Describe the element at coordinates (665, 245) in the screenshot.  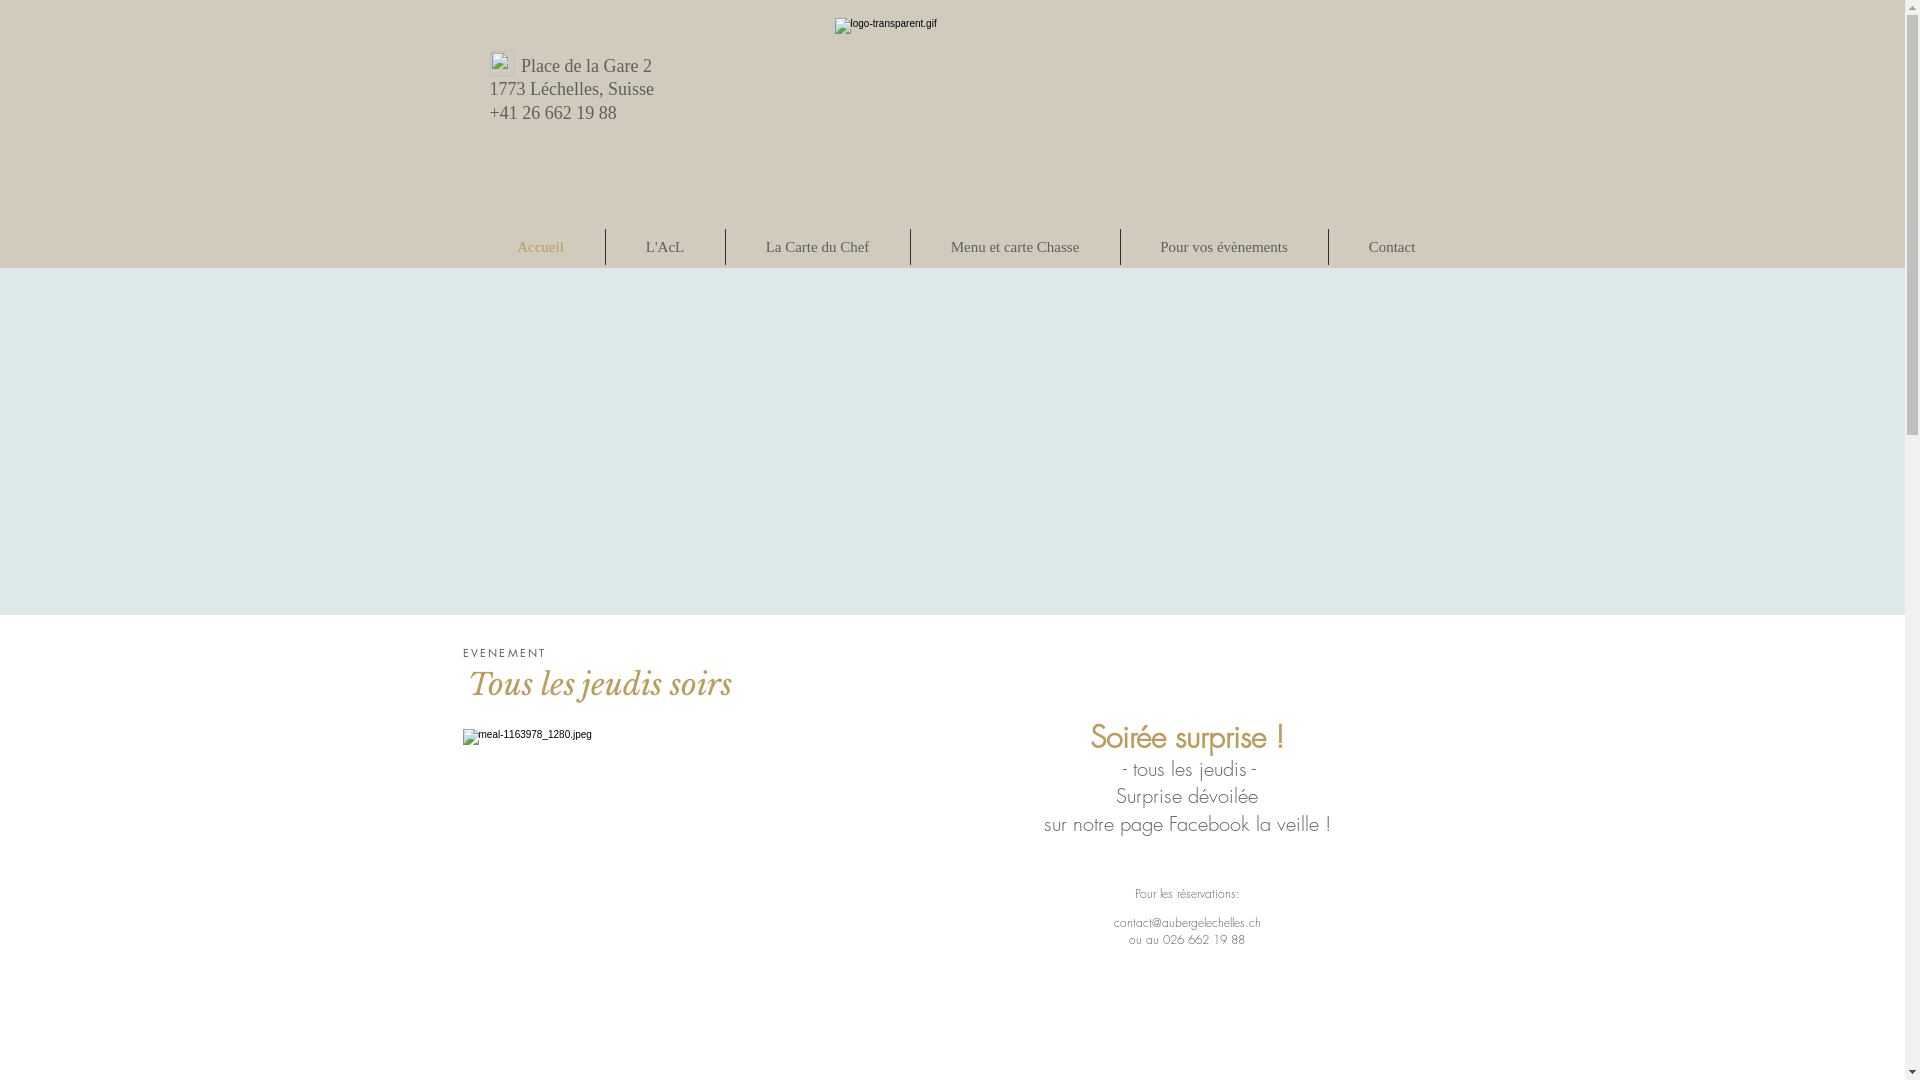
I see `'L'AcL'` at that location.